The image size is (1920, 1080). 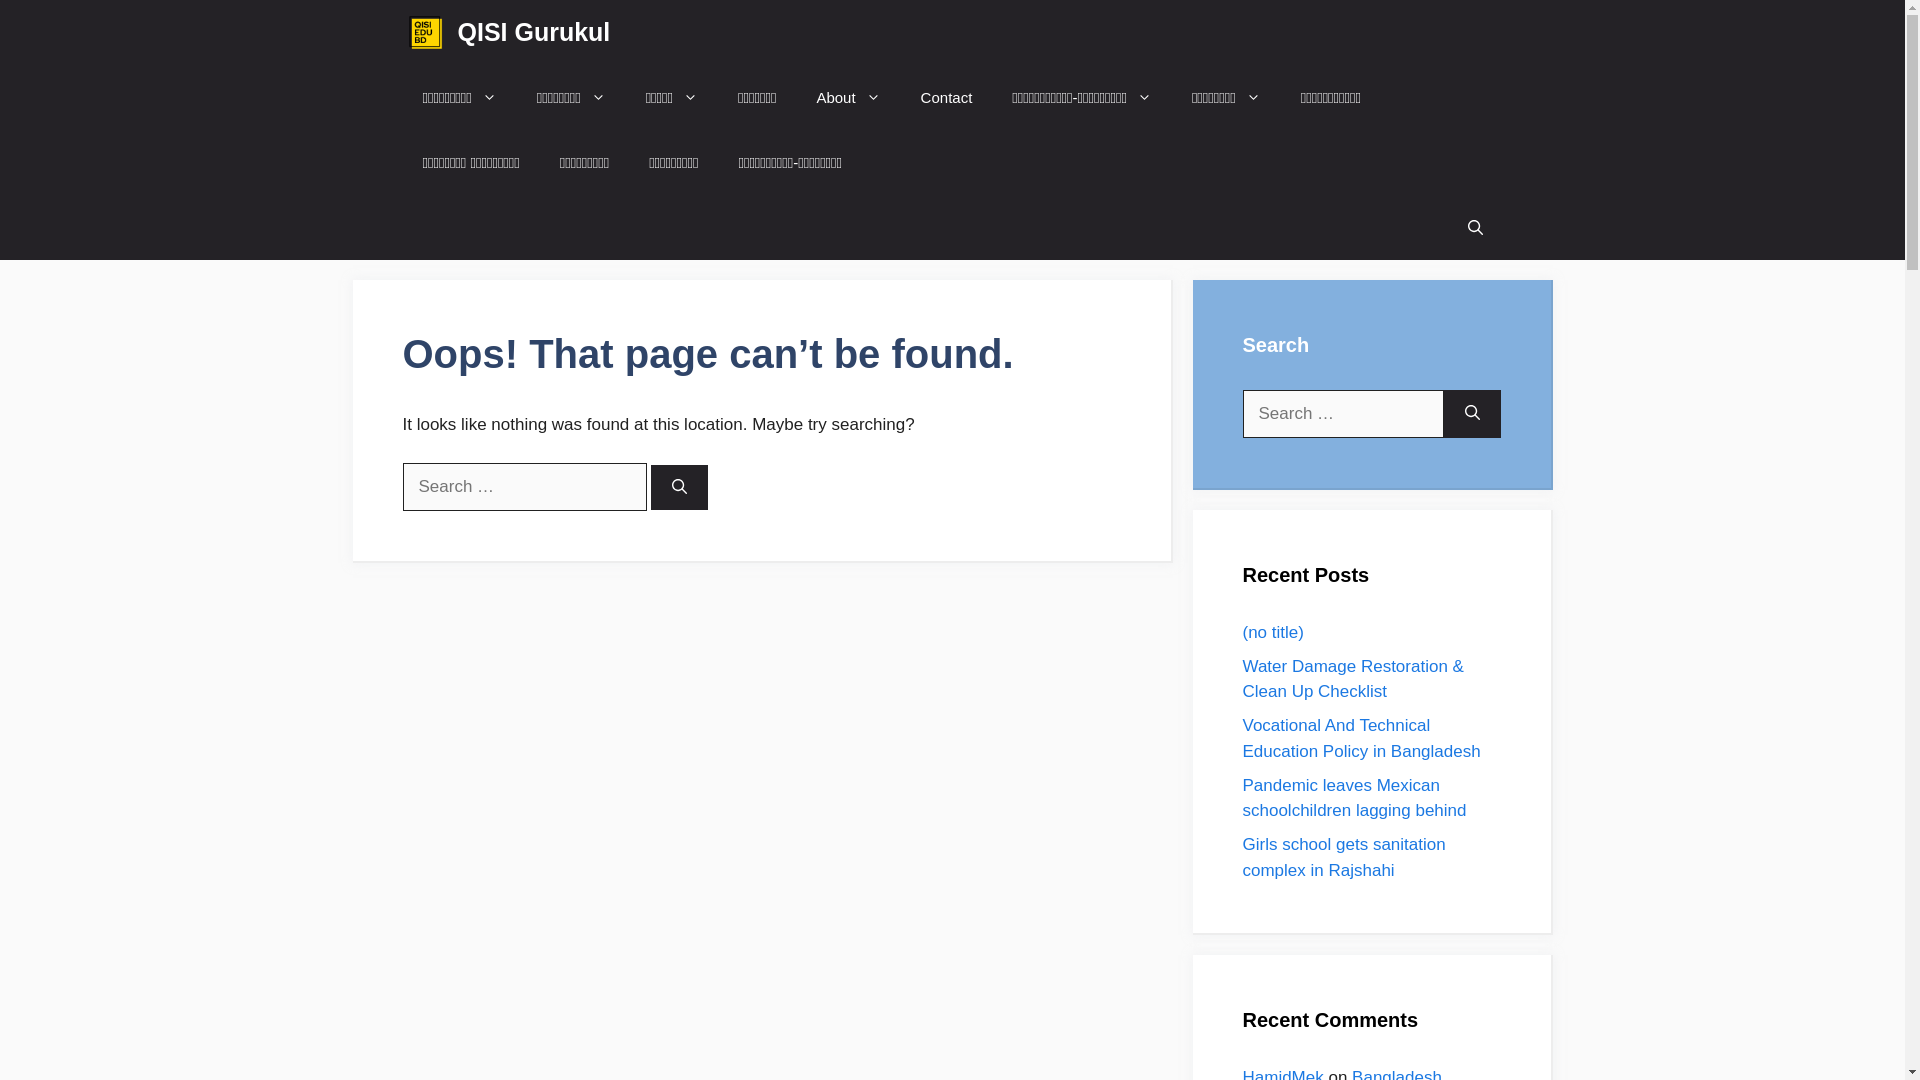 I want to click on 'Contact', so click(x=945, y=97).